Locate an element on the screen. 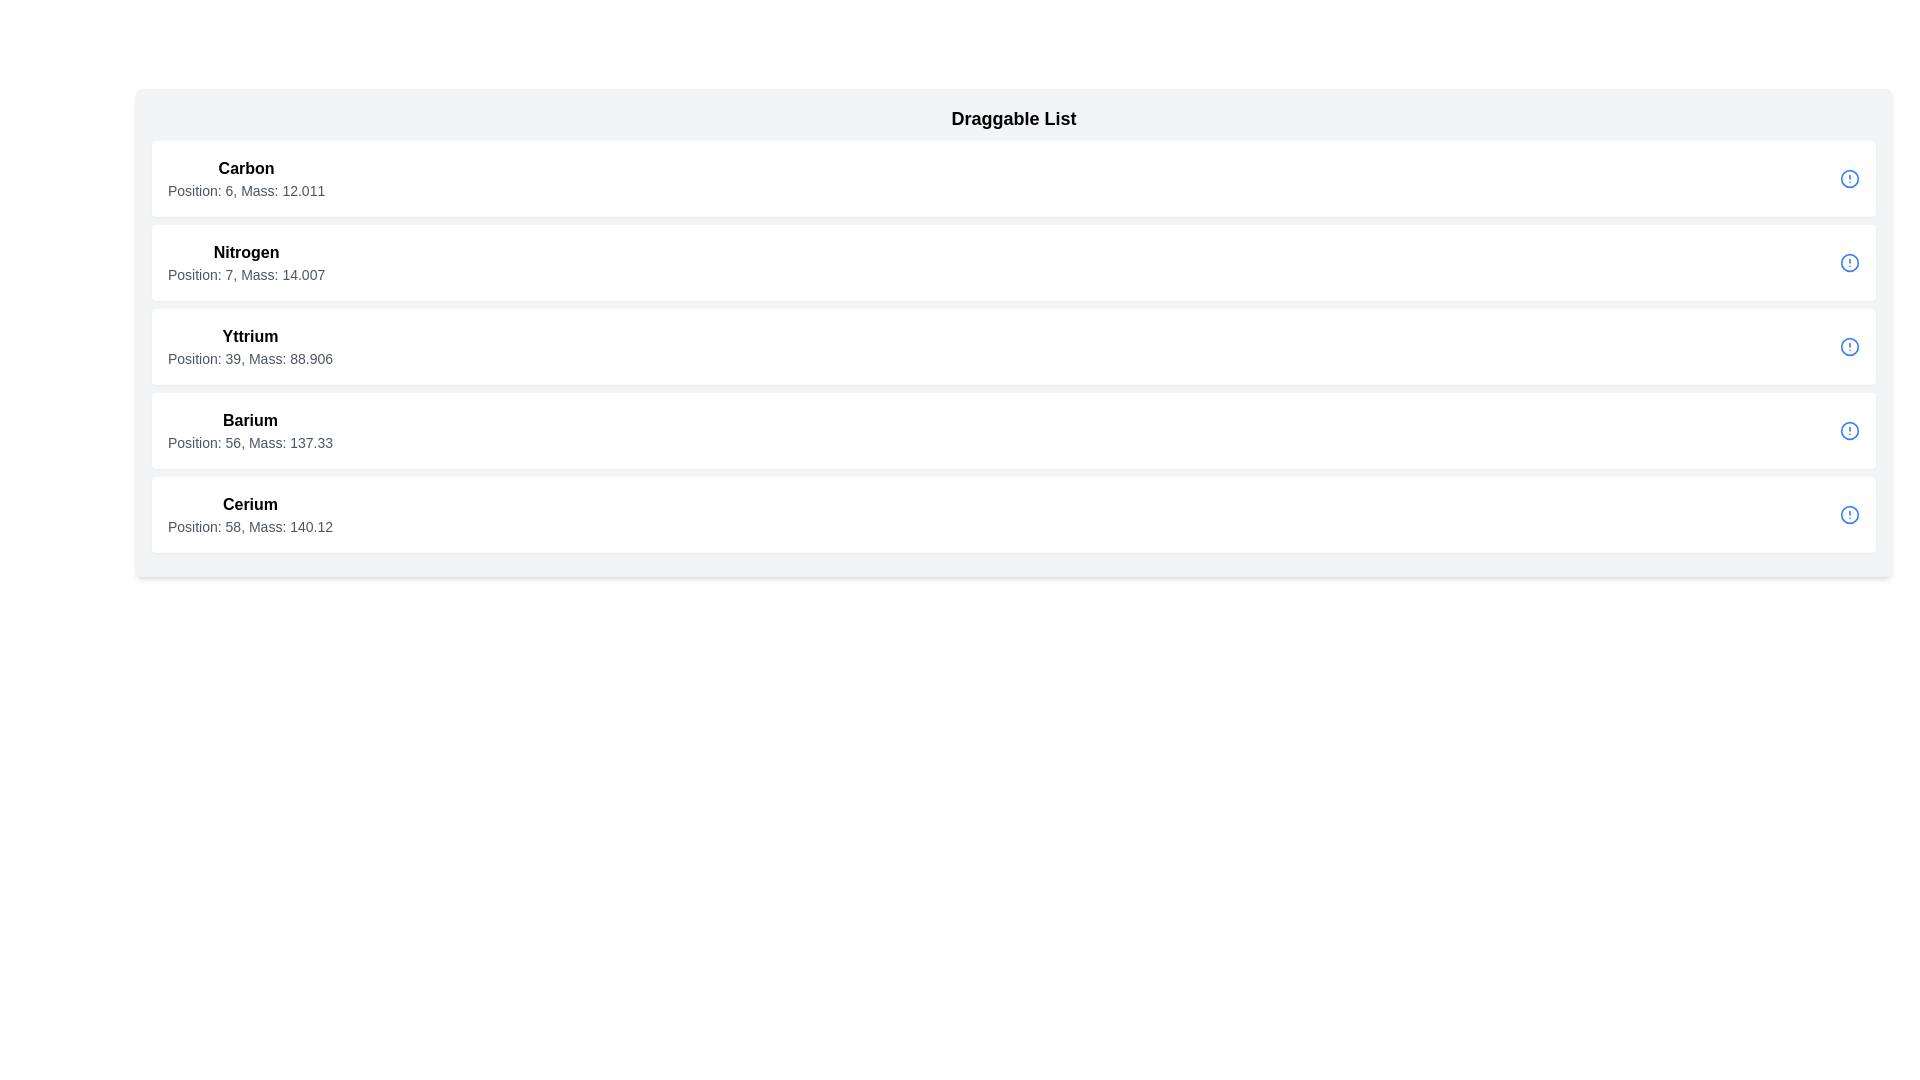  the List item displaying information about Cerium is located at coordinates (1013, 514).